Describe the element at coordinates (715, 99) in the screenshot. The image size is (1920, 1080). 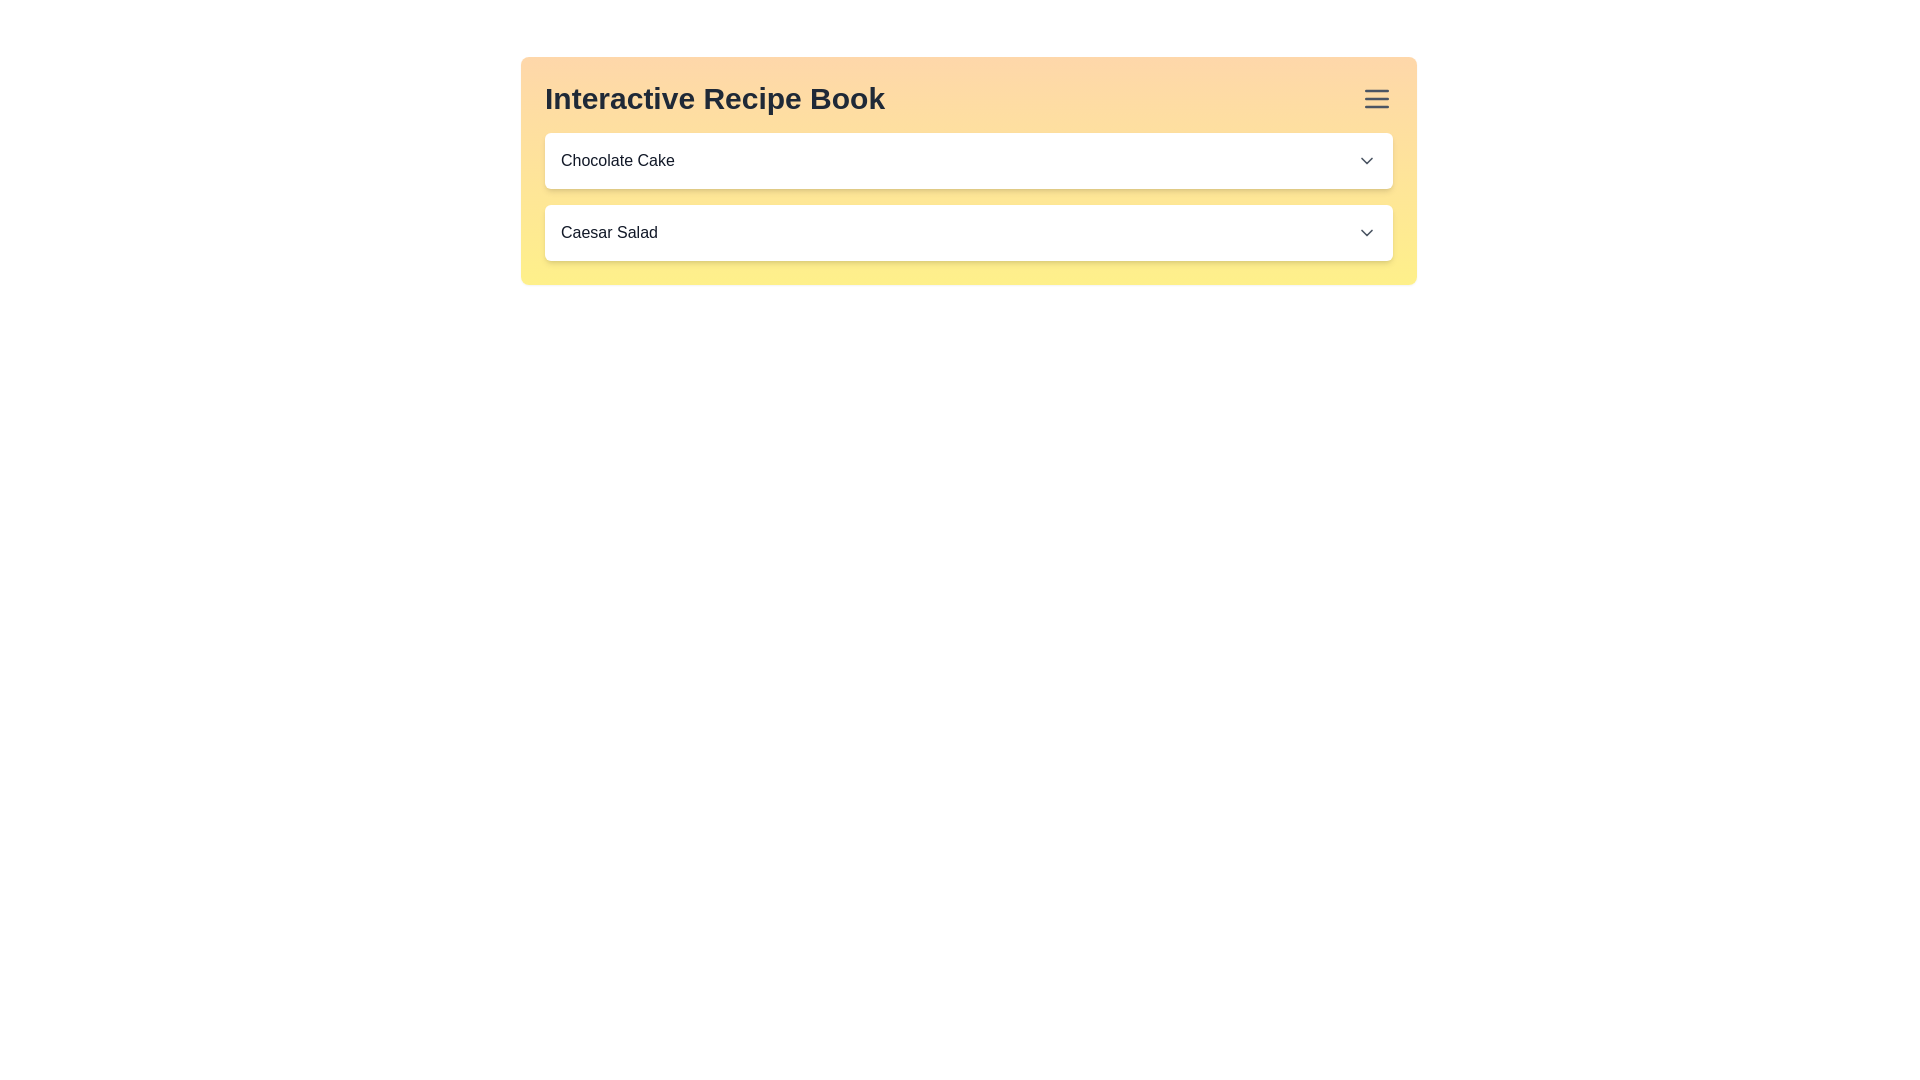
I see `the title text element located in the top-left corner of the orange gradient header of the interactive recipe book interface` at that location.